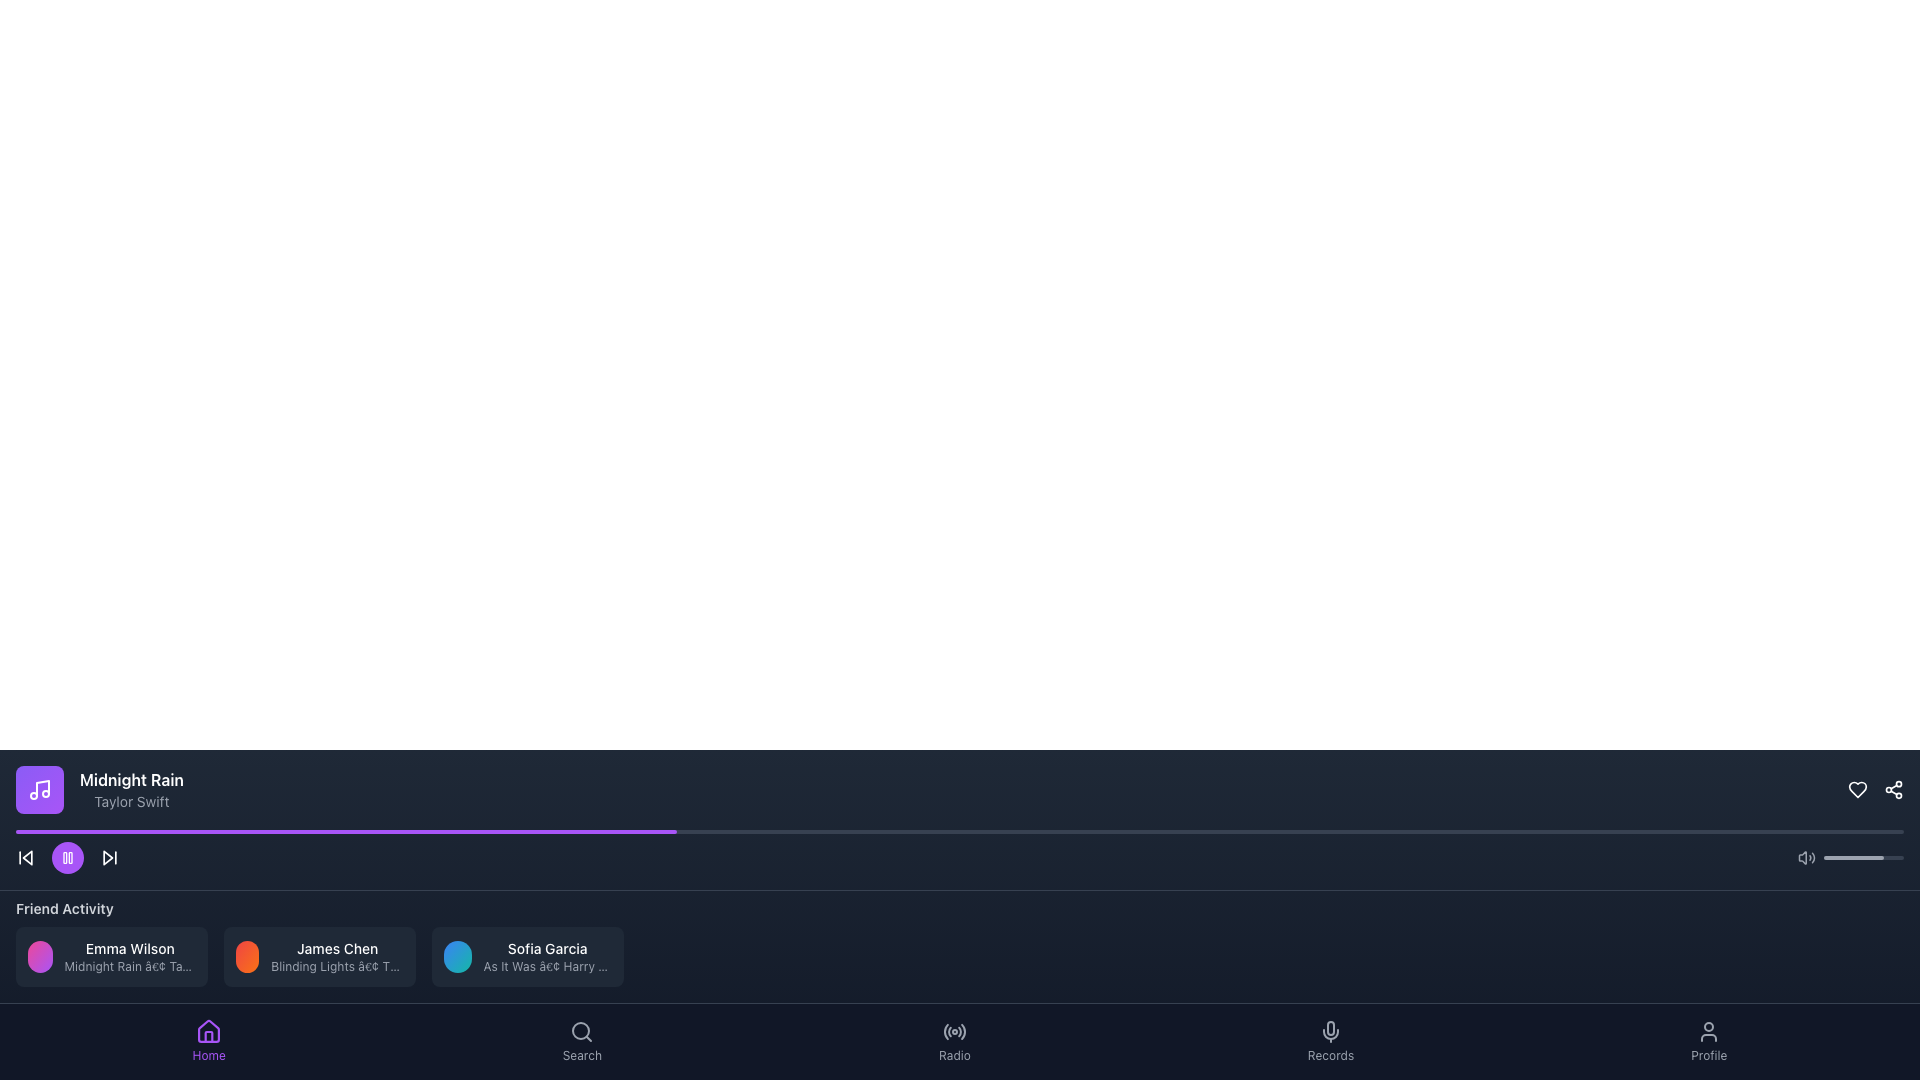  I want to click on the Text Label displaying the title and artist of the song associated with the user 'James Chen' located in the 'Friend Activity' section, so click(337, 966).